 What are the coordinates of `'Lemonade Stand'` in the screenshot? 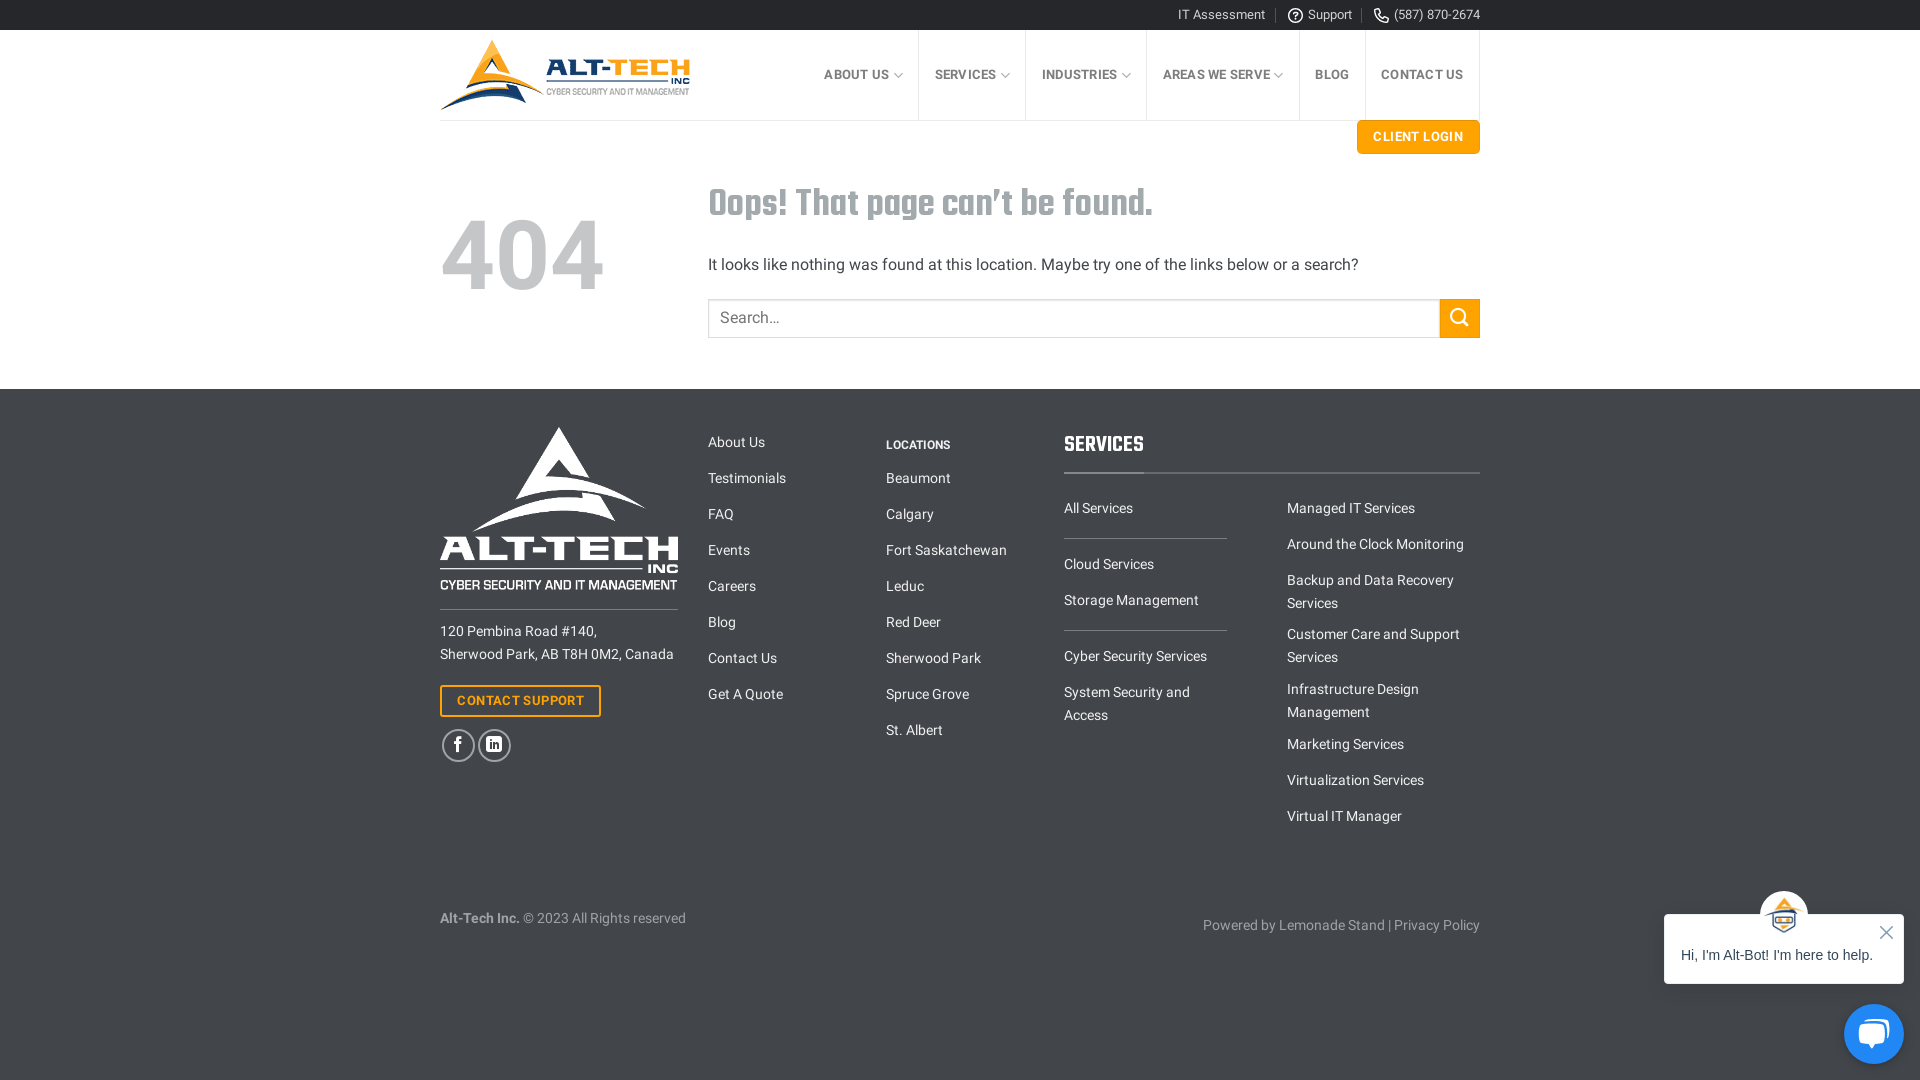 It's located at (1277, 925).